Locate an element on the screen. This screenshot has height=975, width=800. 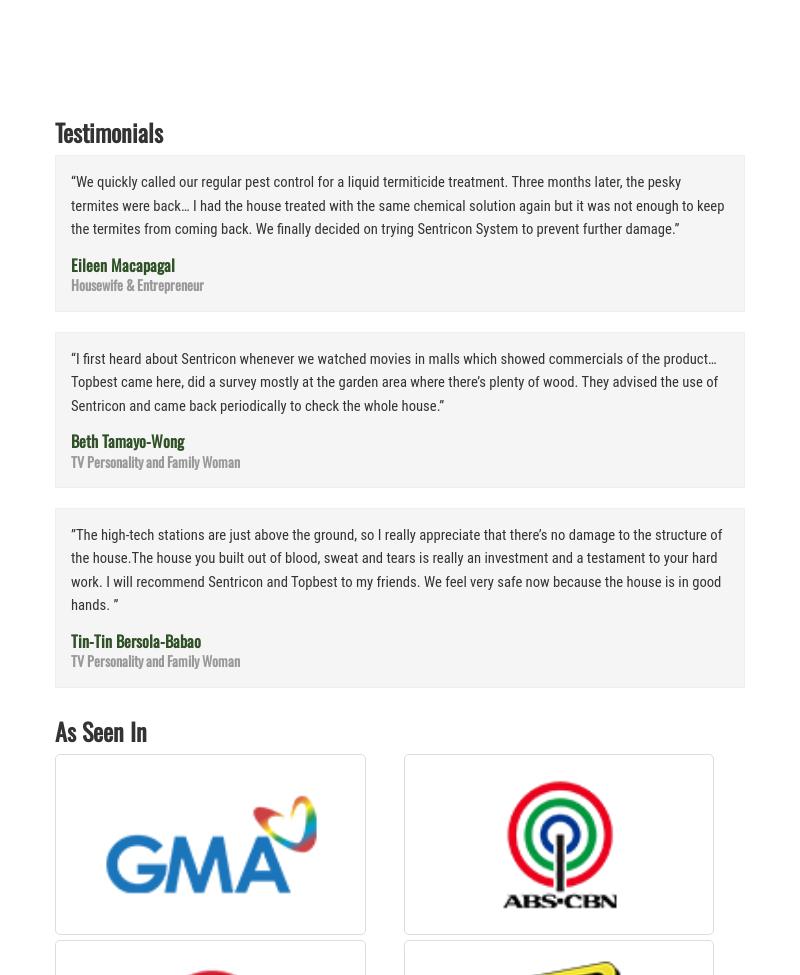
'Tin-Tin Bersola-Babao' is located at coordinates (136, 639).